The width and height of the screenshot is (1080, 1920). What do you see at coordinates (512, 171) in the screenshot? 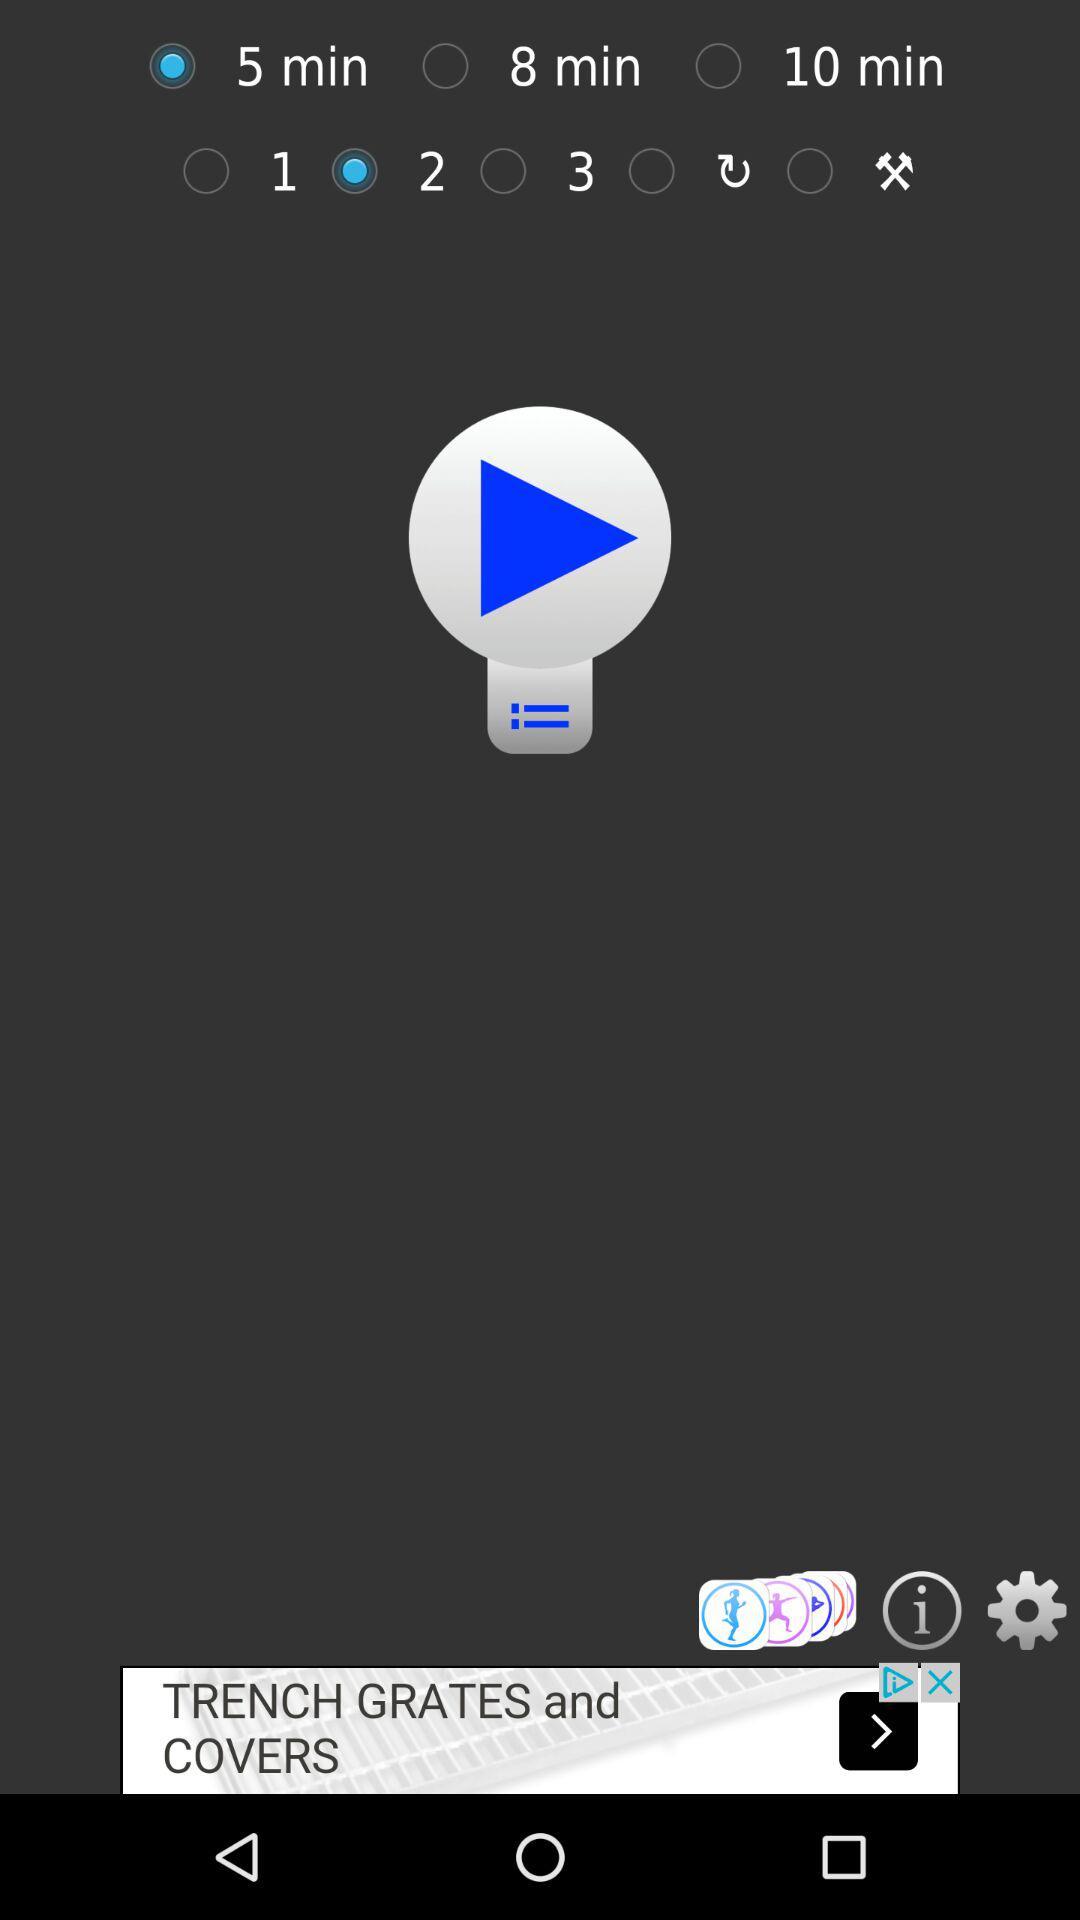
I see `3` at bounding box center [512, 171].